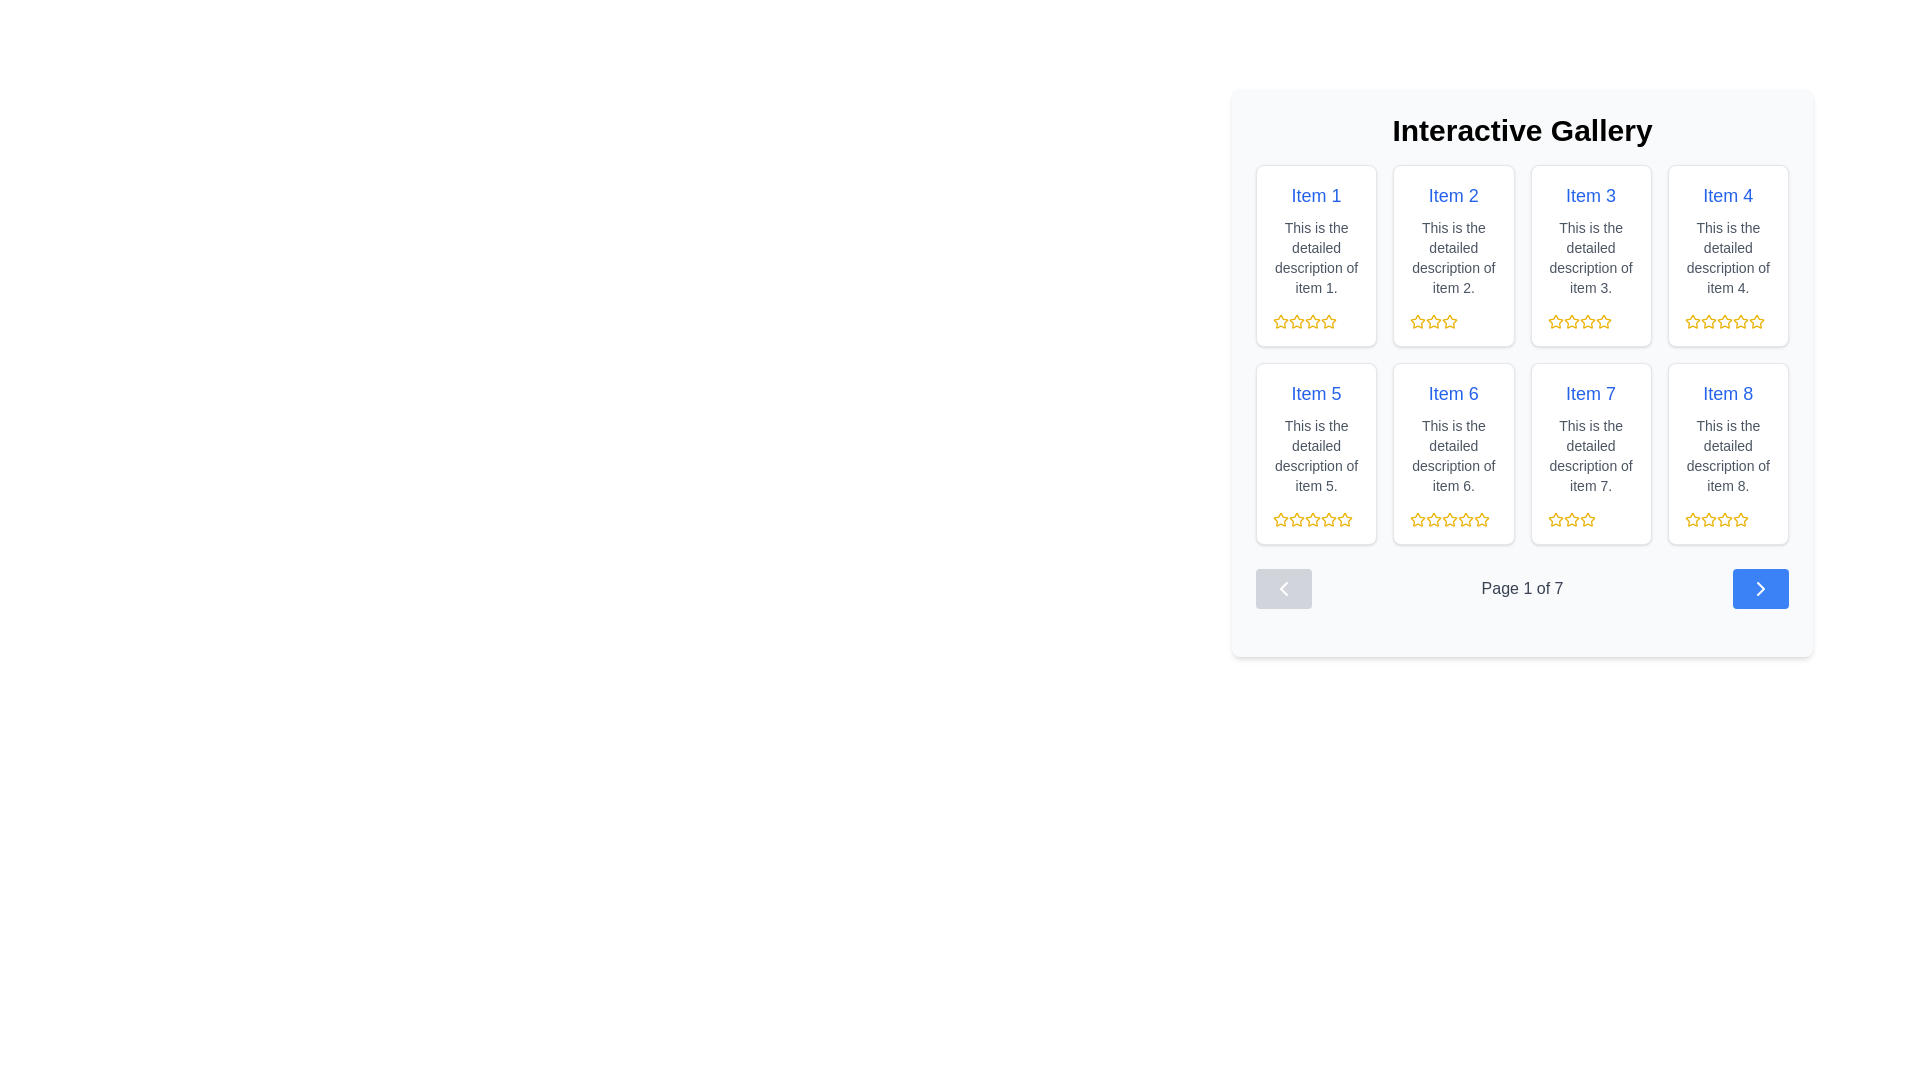  I want to click on the fourth interactive star icon in the rating component under the card labeled 'Item 4' located in the top-right corner of the grid layout to rate it, so click(1739, 320).